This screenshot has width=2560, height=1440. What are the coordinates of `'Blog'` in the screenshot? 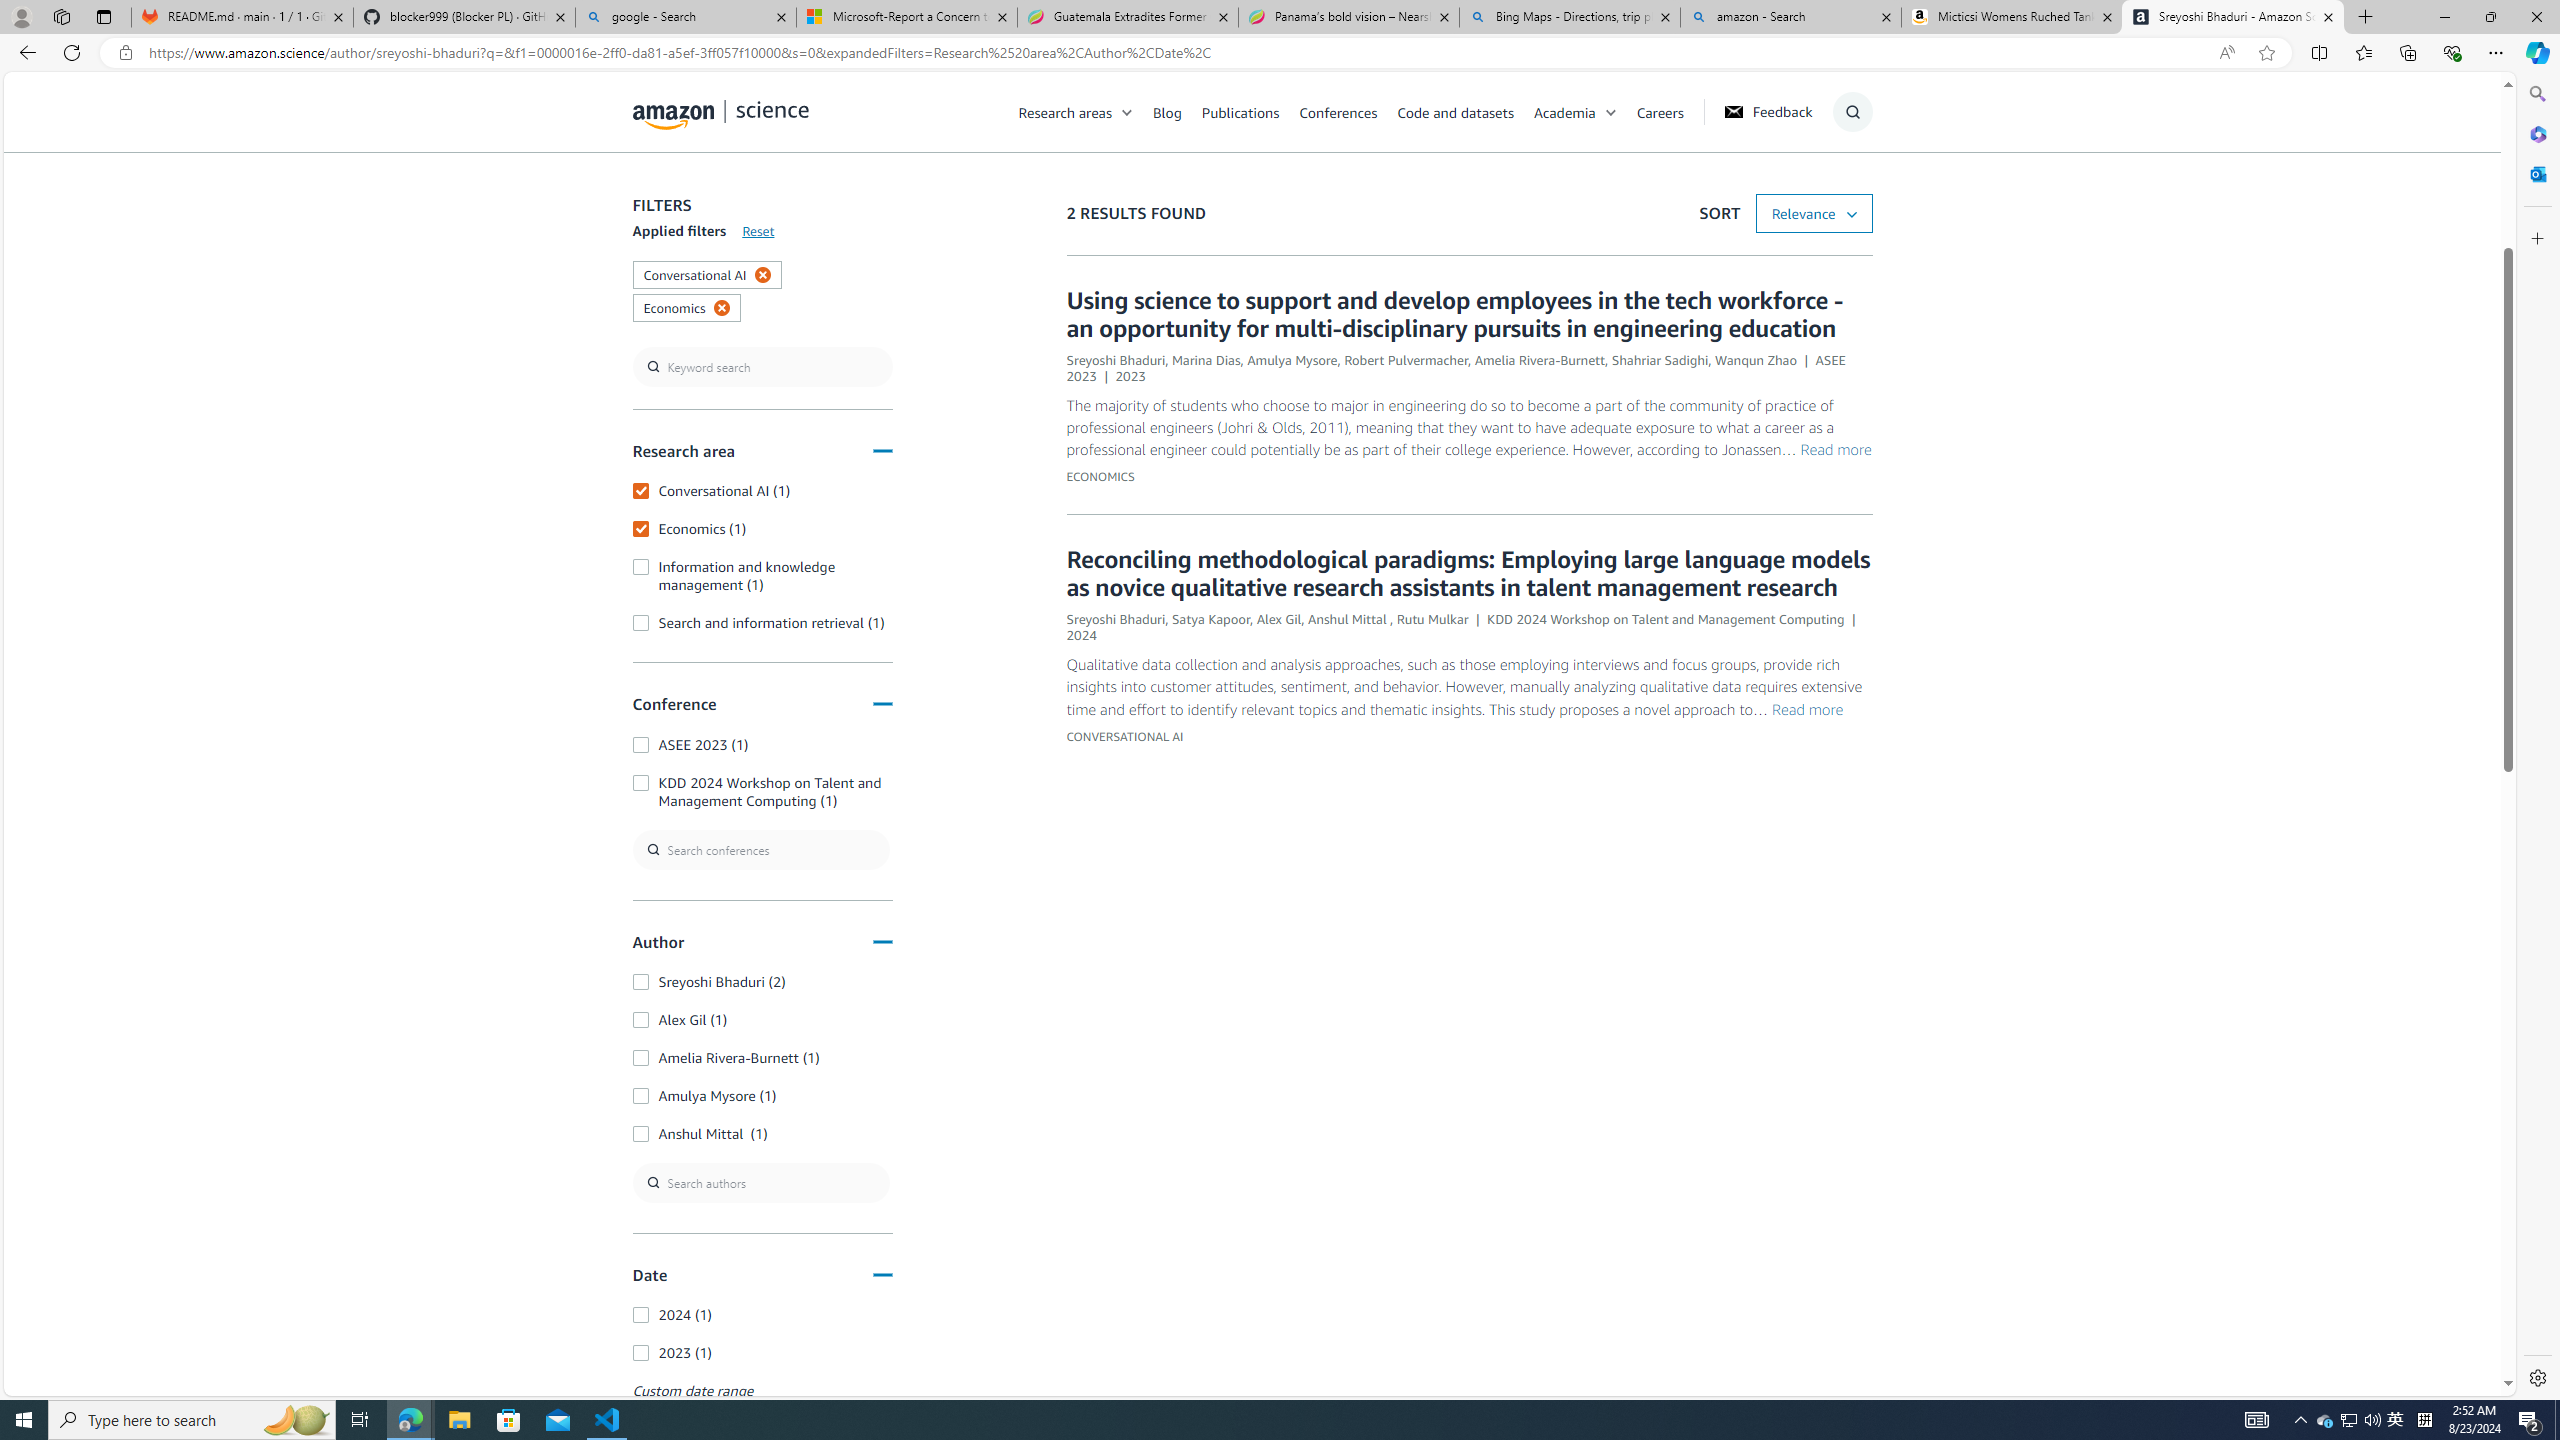 It's located at (1166, 111).